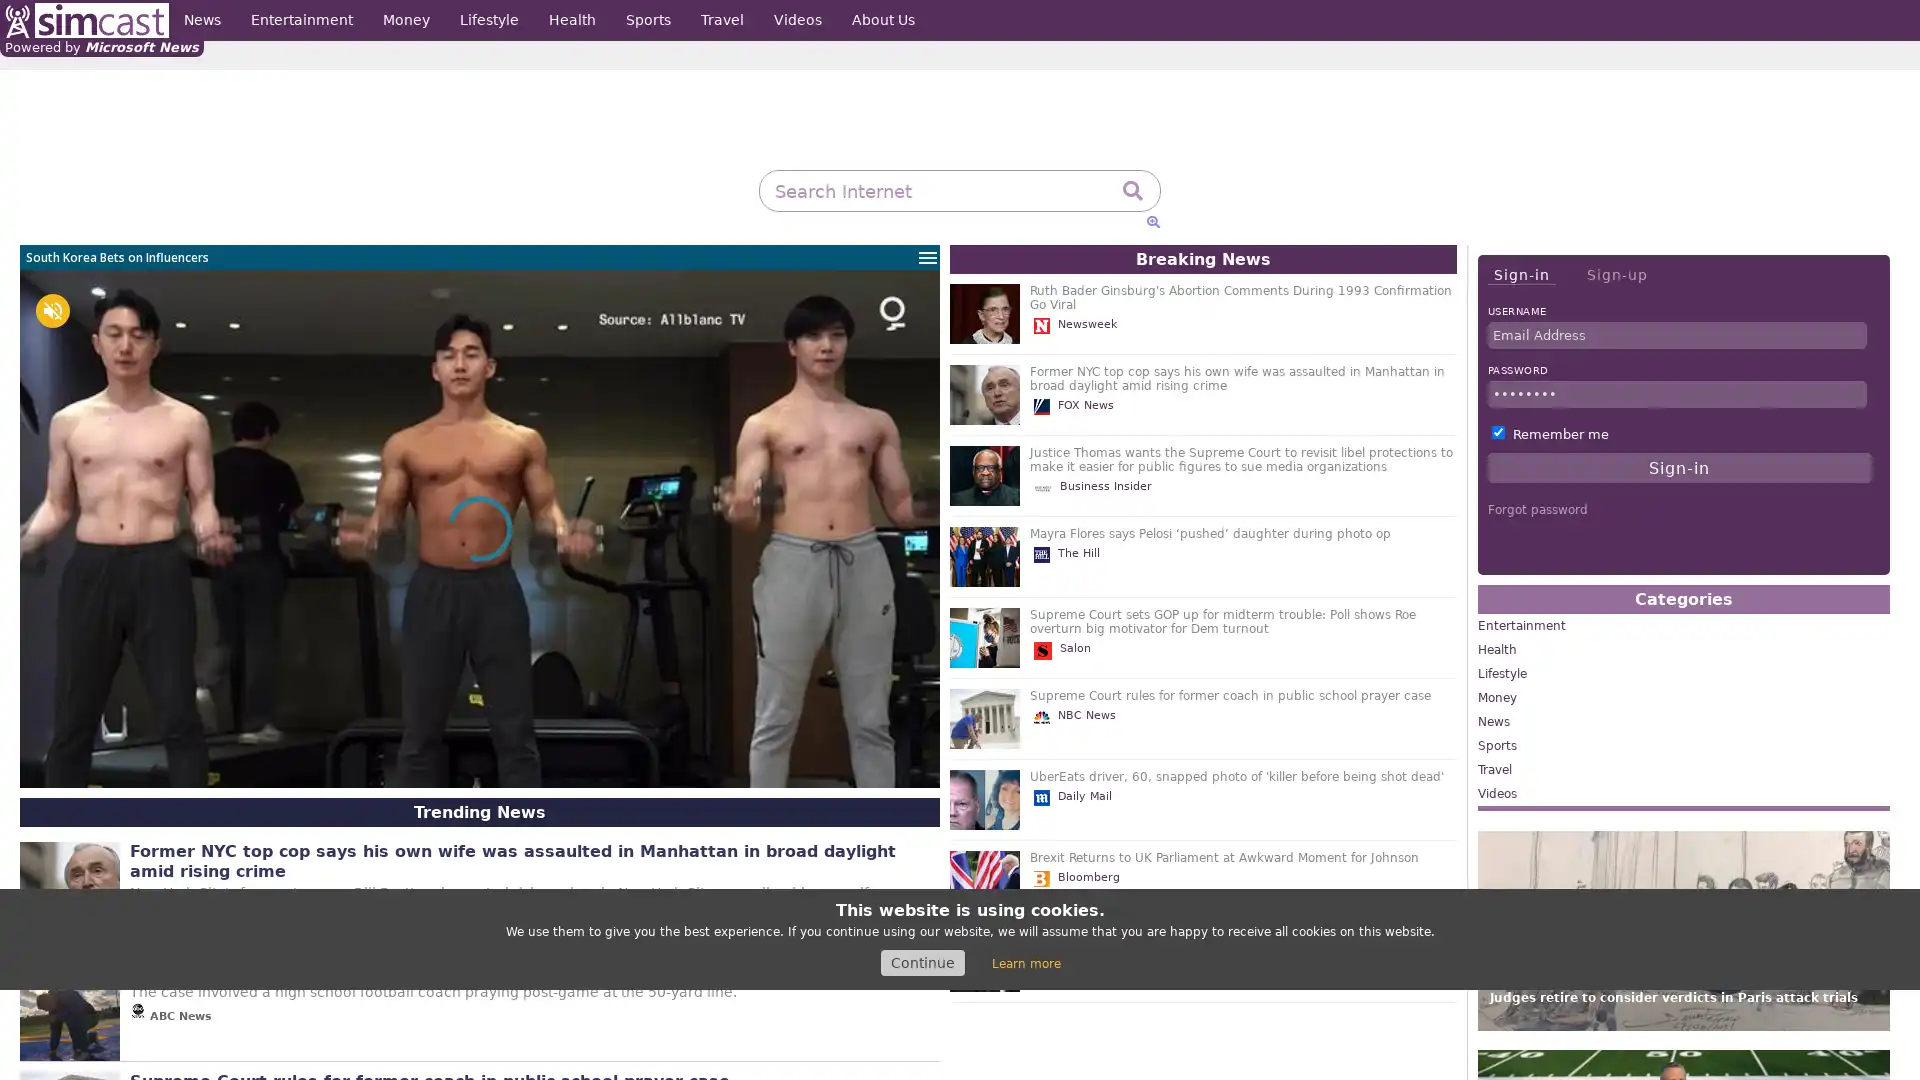  What do you see at coordinates (52, 311) in the screenshot?
I see `volume_offvolume_up` at bounding box center [52, 311].